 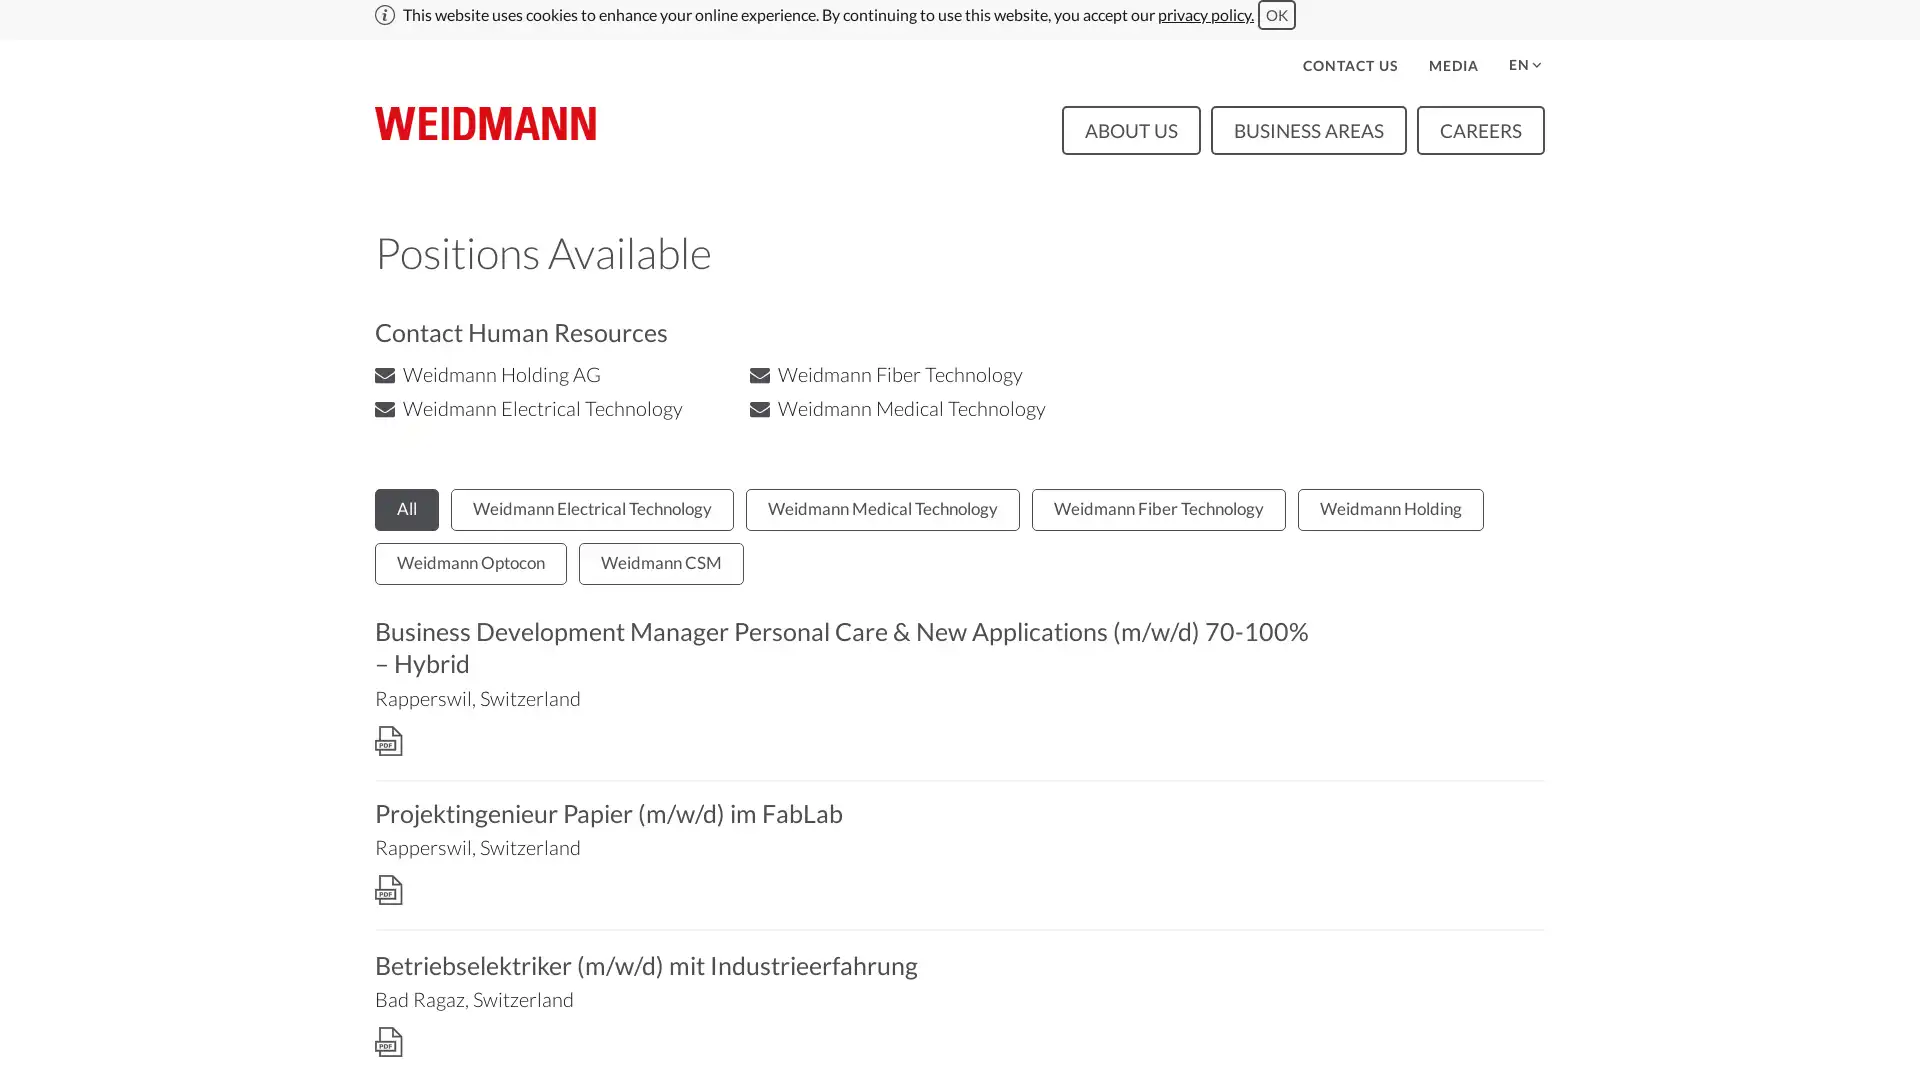 I want to click on Weidmann Holding, so click(x=1390, y=469).